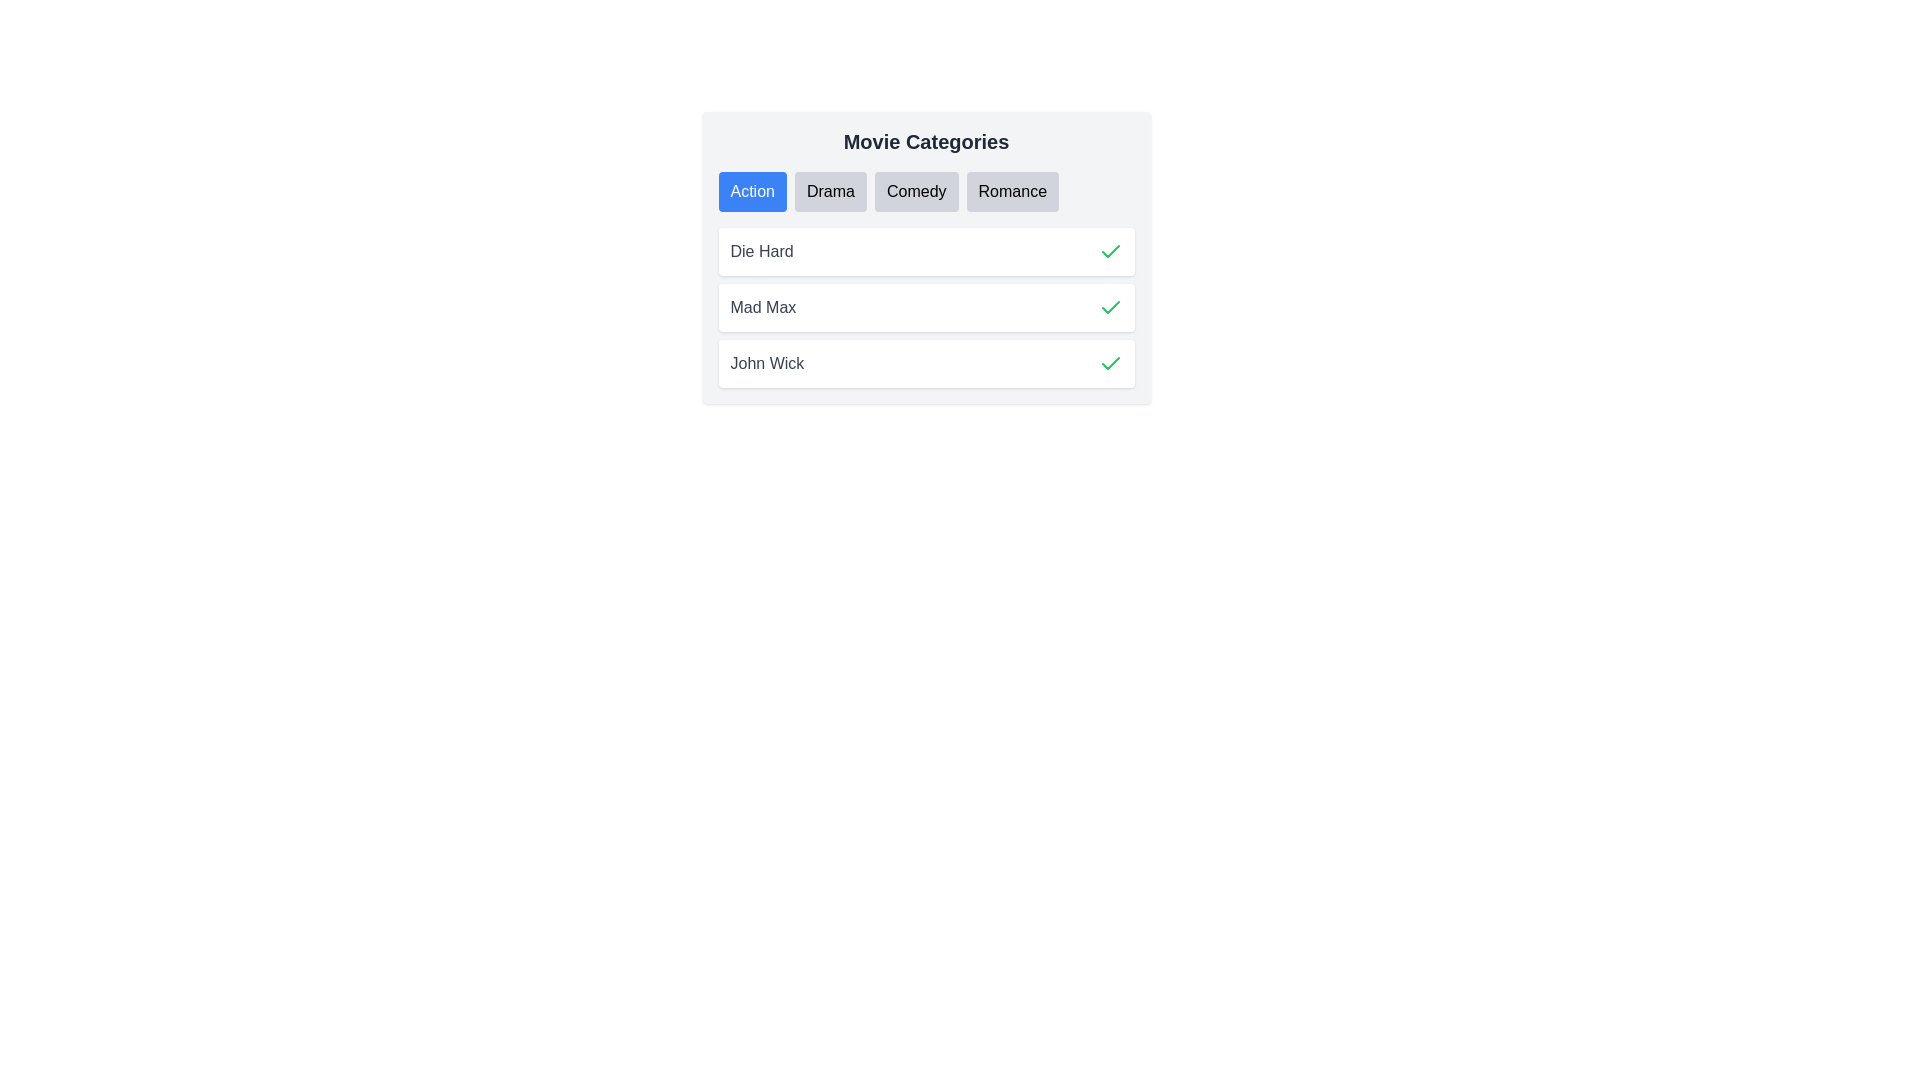 This screenshot has height=1080, width=1920. Describe the element at coordinates (1109, 308) in the screenshot. I see `the green checkmark icon` at that location.